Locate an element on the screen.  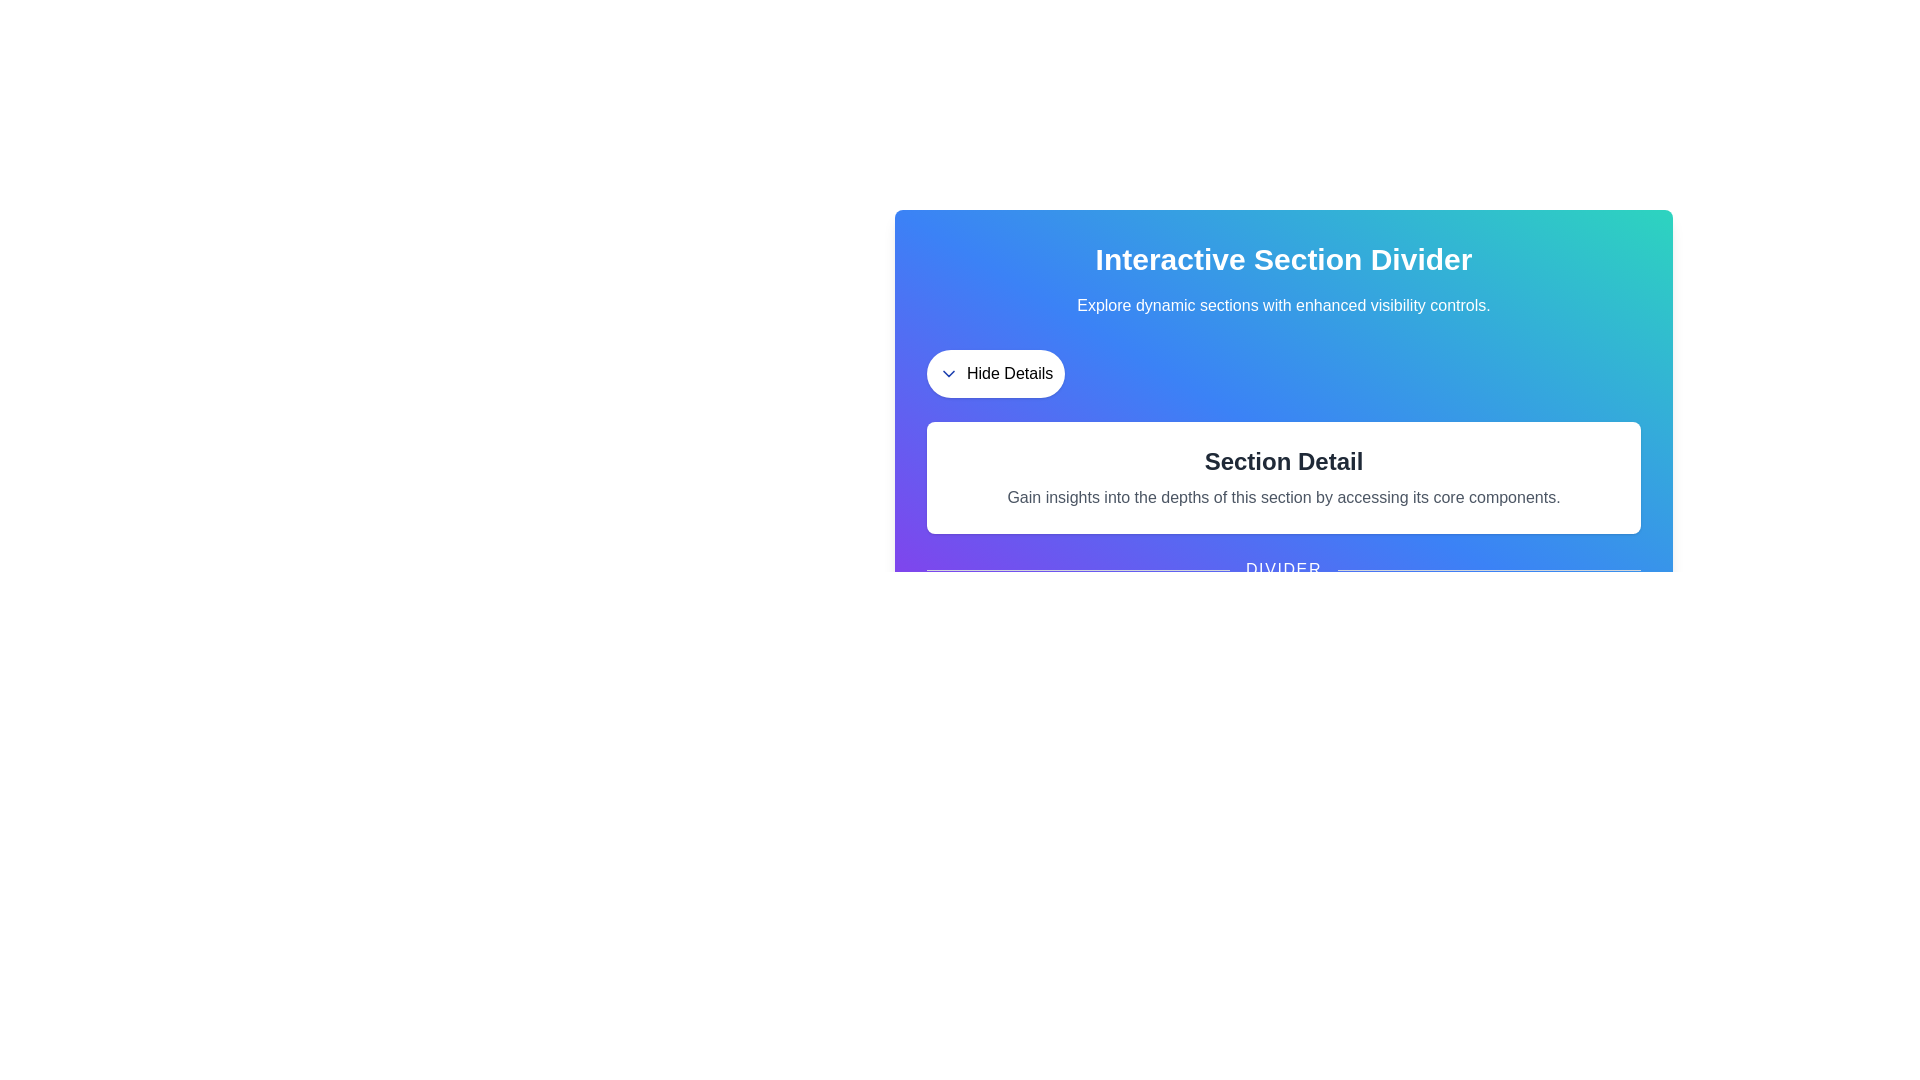
the bold text header stating 'Interactive Section Divider', which is styled in white and has a large font size, located at the top of its section against a gradient background is located at coordinates (1283, 258).